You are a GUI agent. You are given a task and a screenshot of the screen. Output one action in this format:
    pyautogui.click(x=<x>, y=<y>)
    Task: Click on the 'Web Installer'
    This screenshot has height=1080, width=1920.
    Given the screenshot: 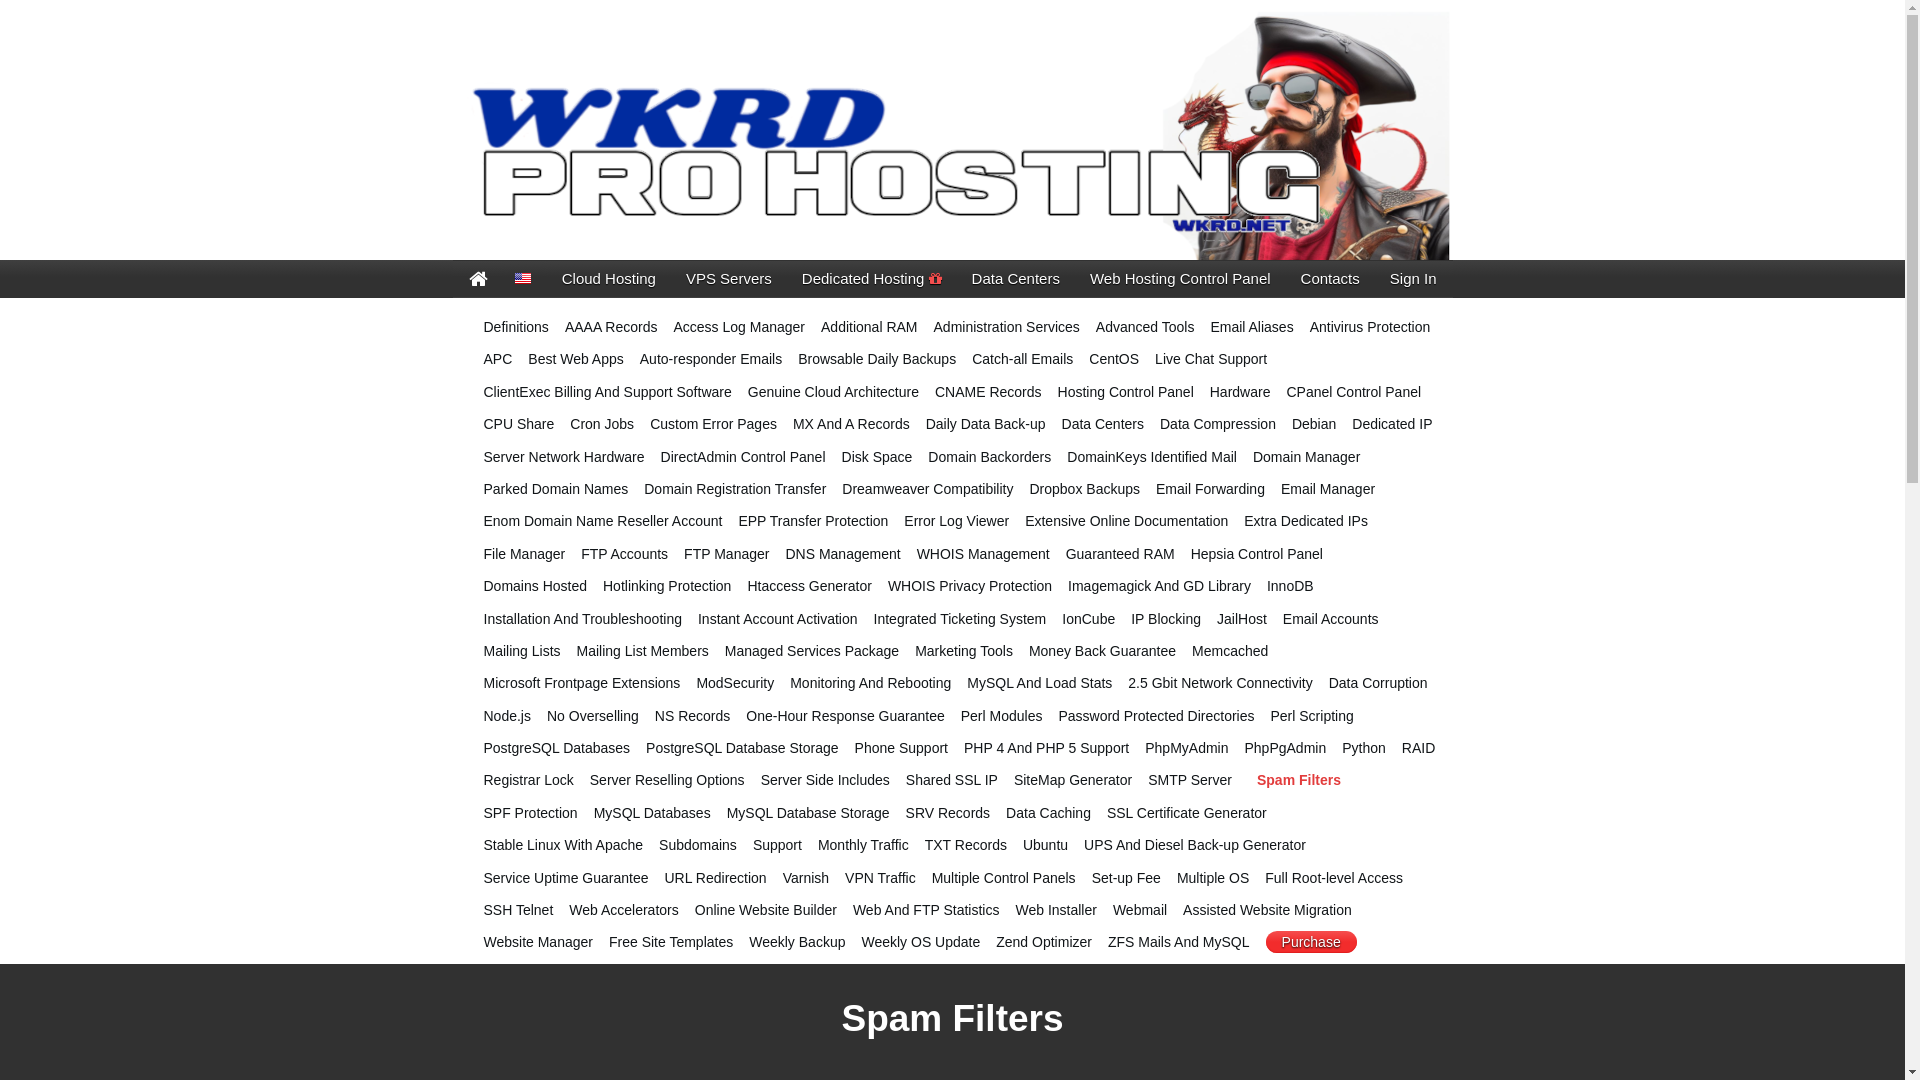 What is the action you would take?
    pyautogui.click(x=1054, y=910)
    